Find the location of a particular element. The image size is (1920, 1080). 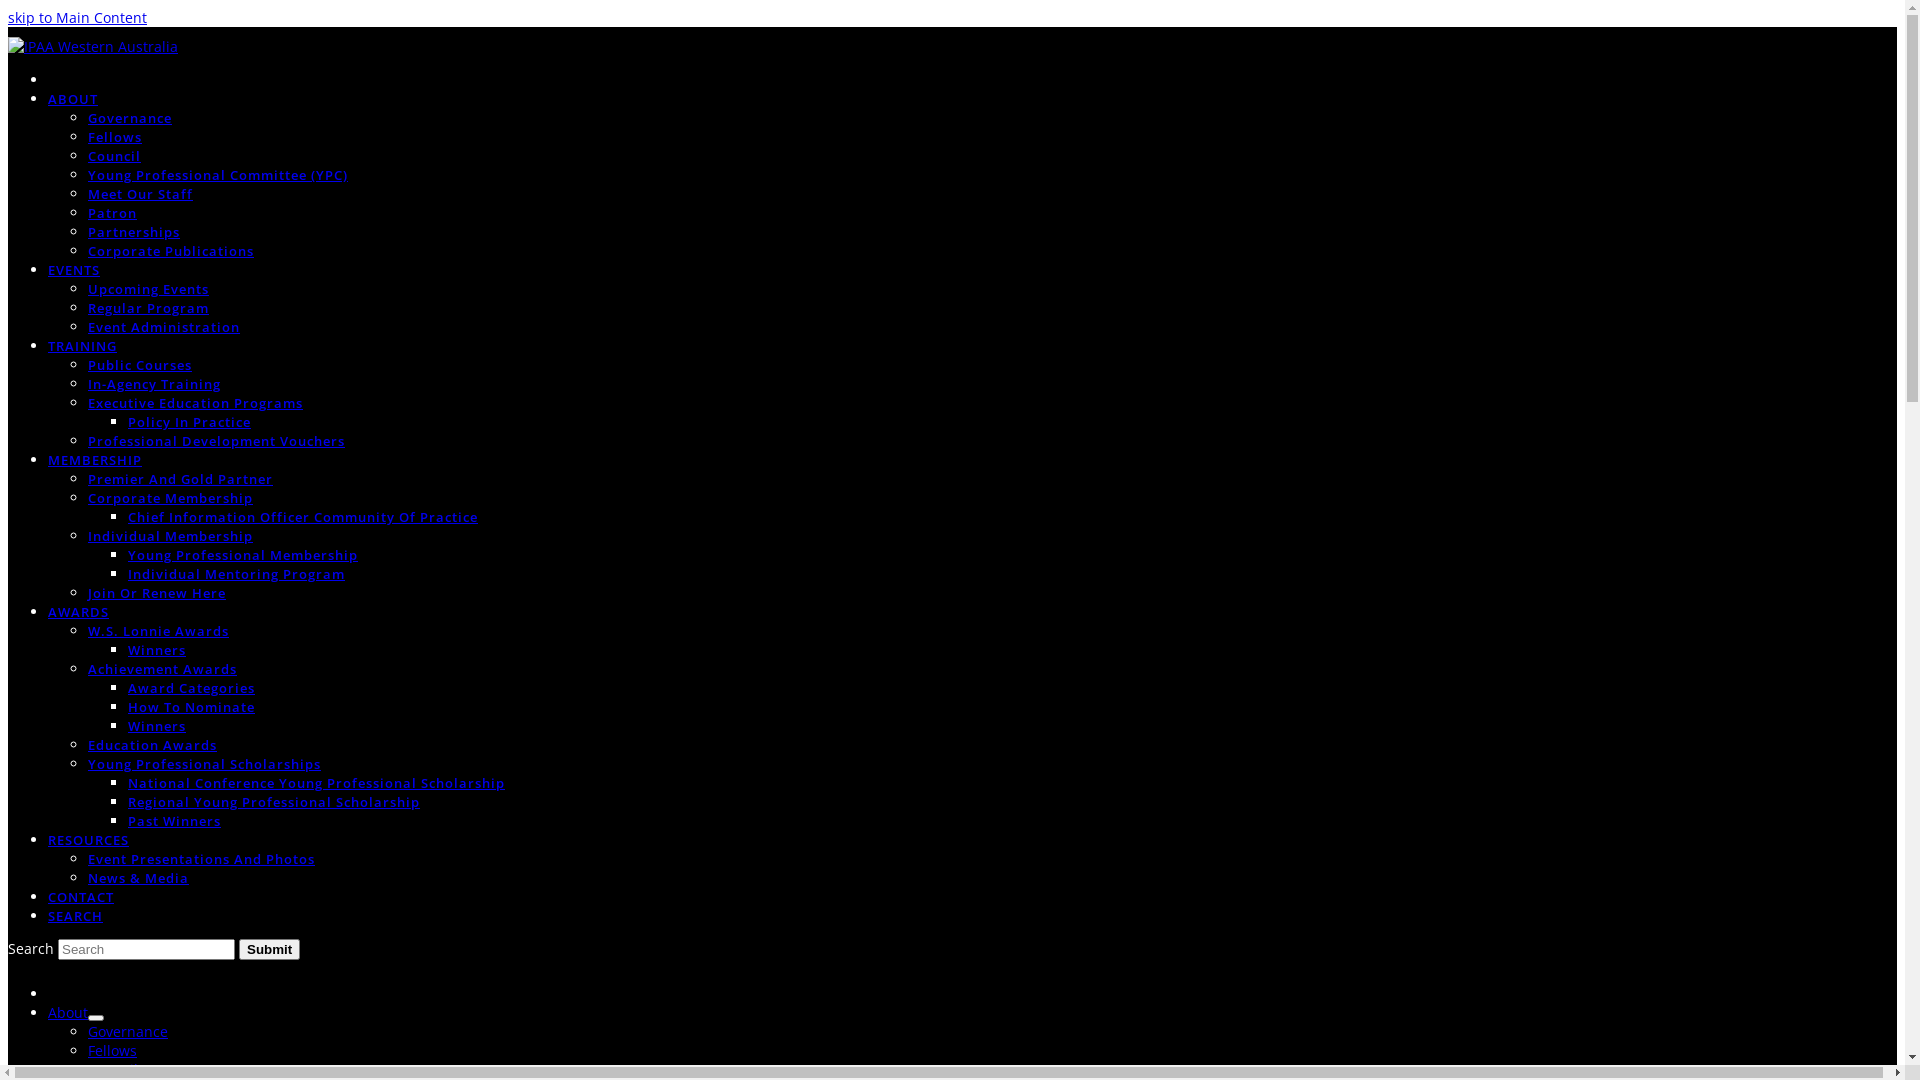

'Professional Development Vouchers' is located at coordinates (86, 439).